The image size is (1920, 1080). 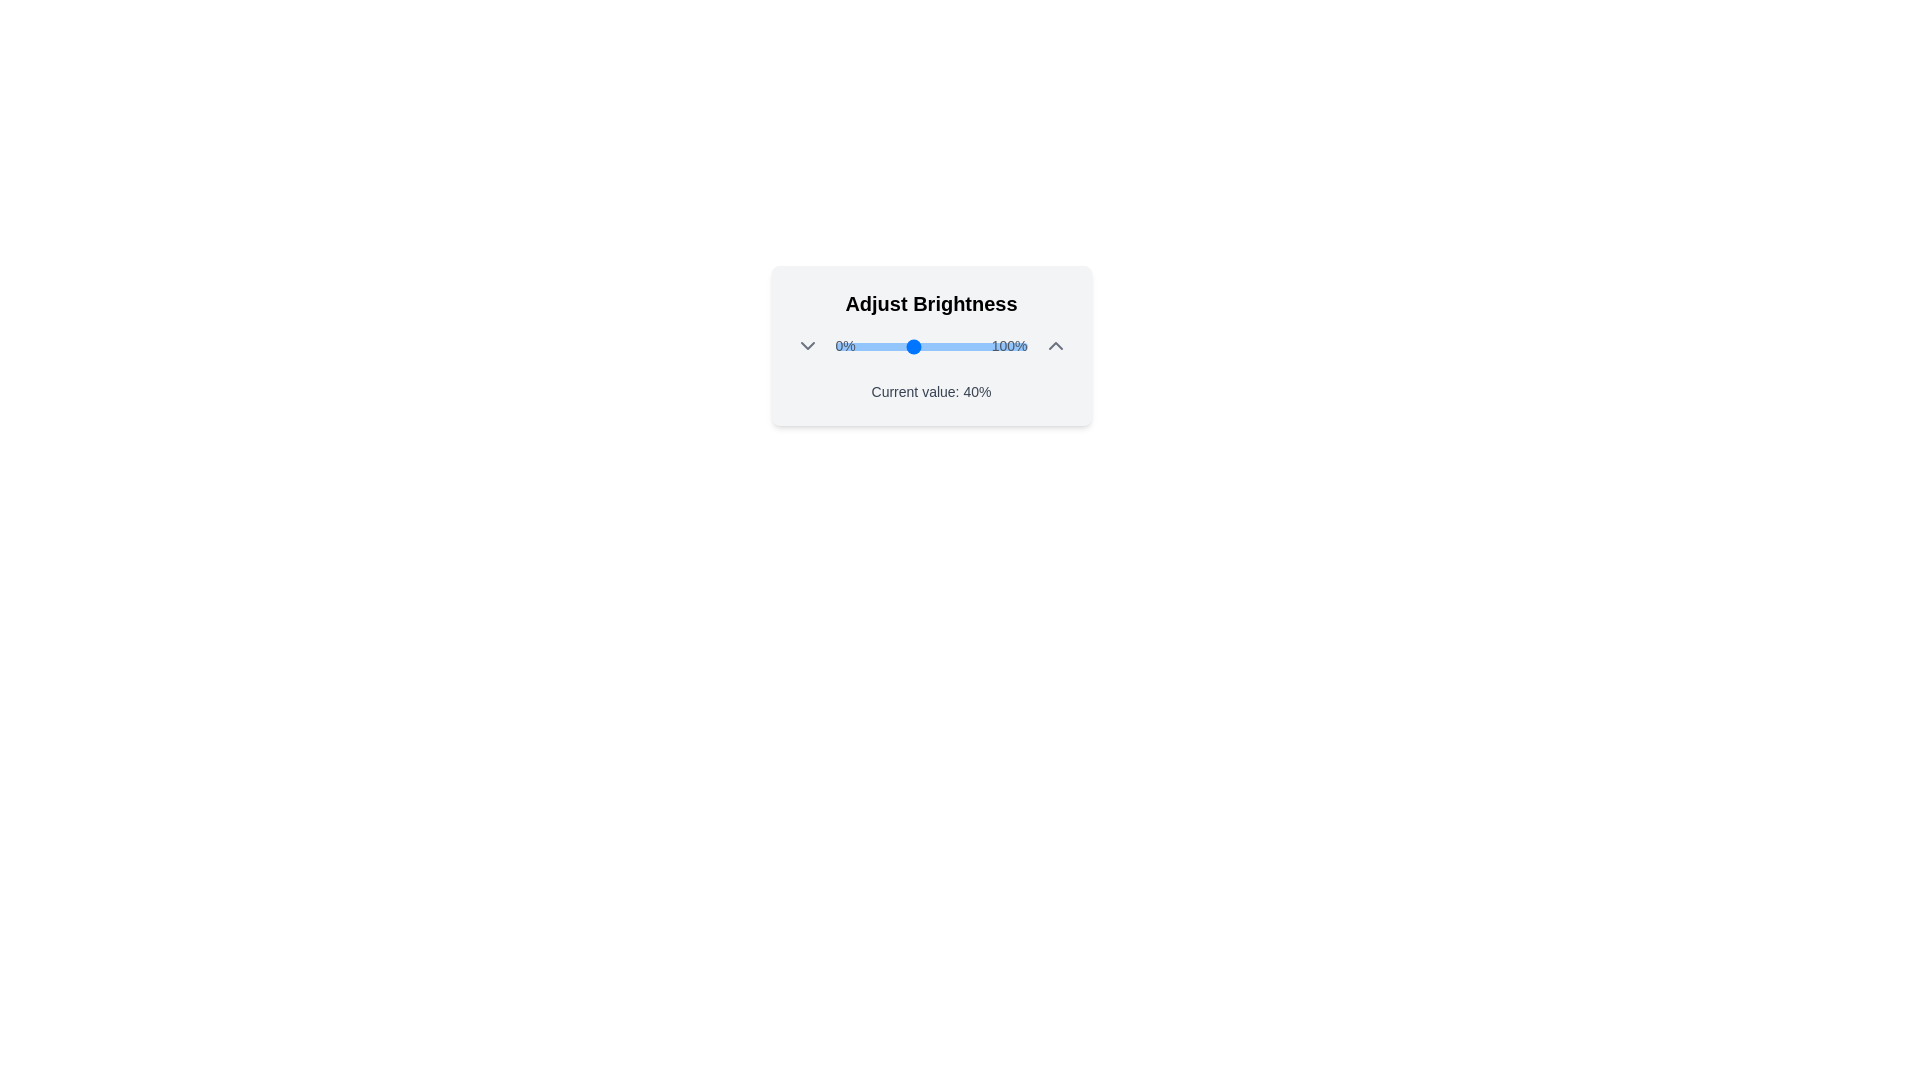 What do you see at coordinates (877, 346) in the screenshot?
I see `brightness` at bounding box center [877, 346].